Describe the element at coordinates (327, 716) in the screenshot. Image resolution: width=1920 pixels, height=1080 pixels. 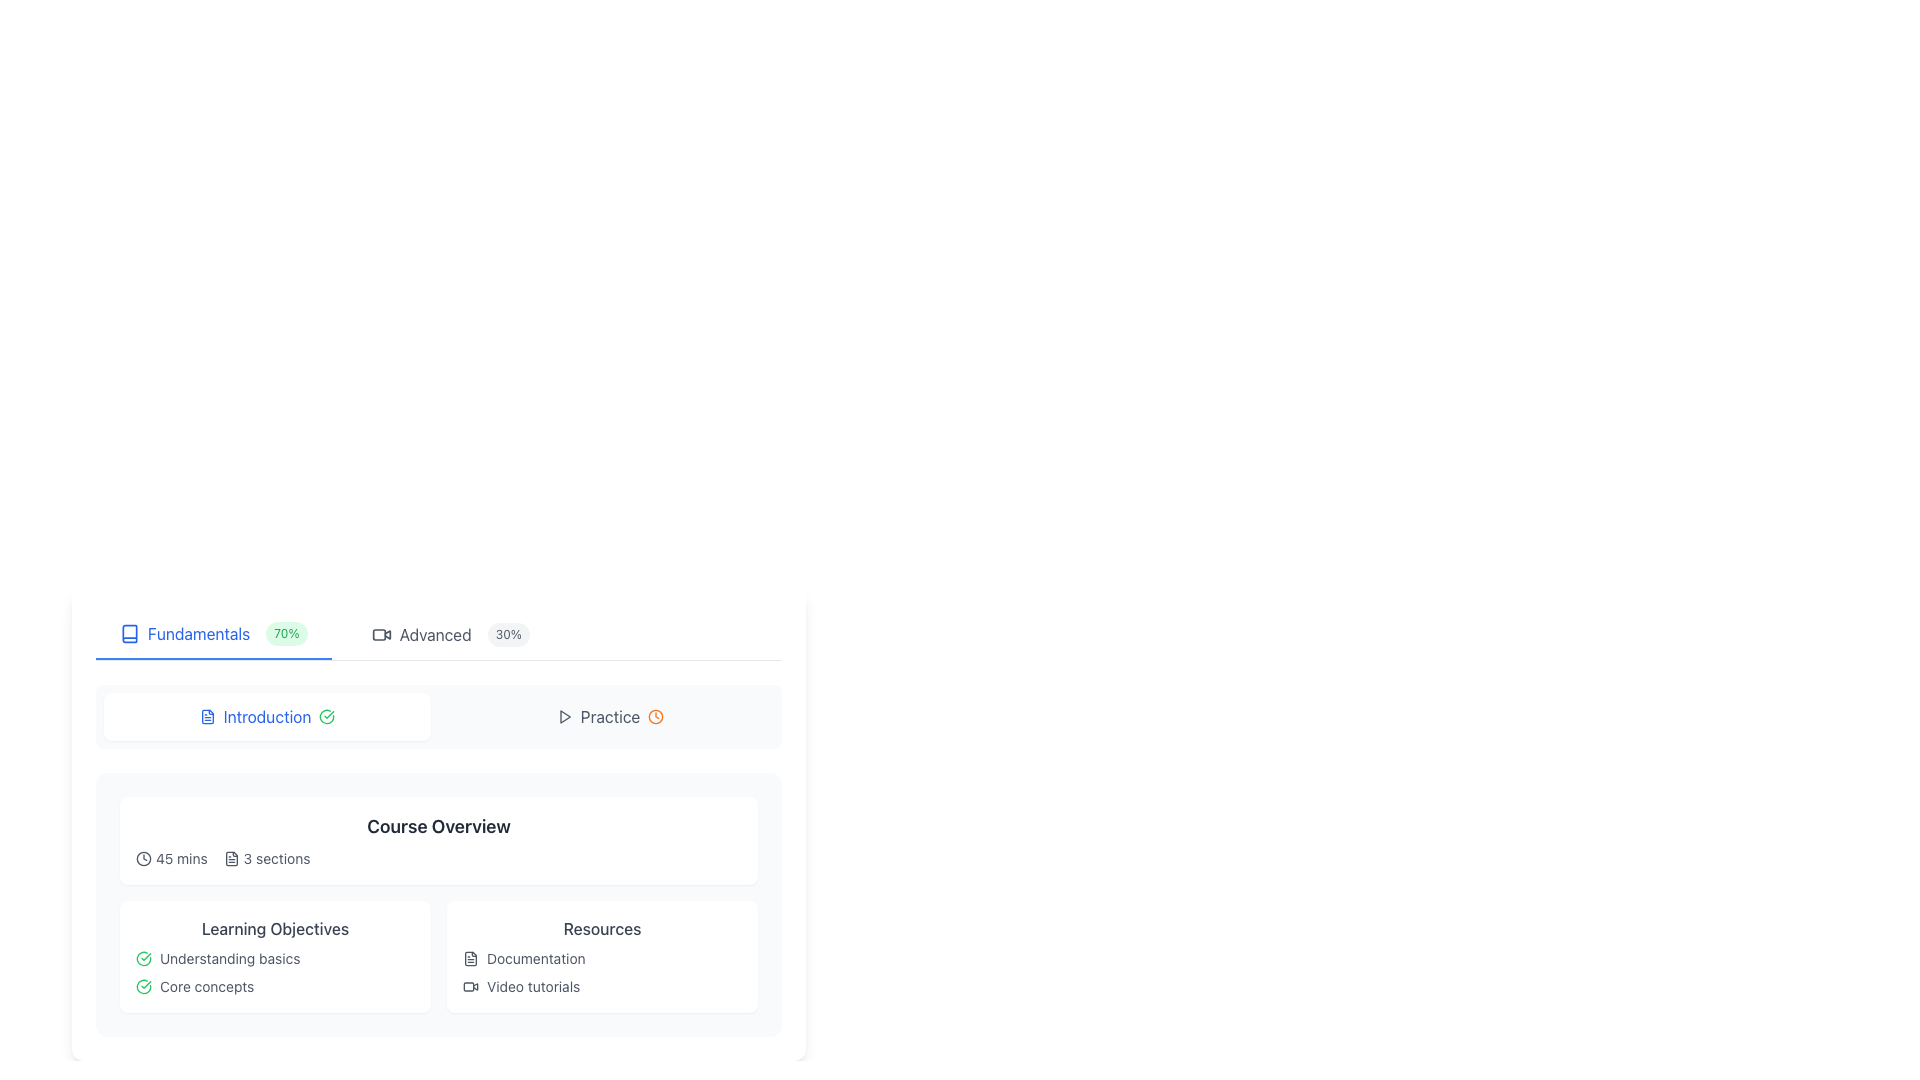
I see `the rightmost icon indicating the completion or status of the 'Introduction' section located below 'Fundamentals'` at that location.